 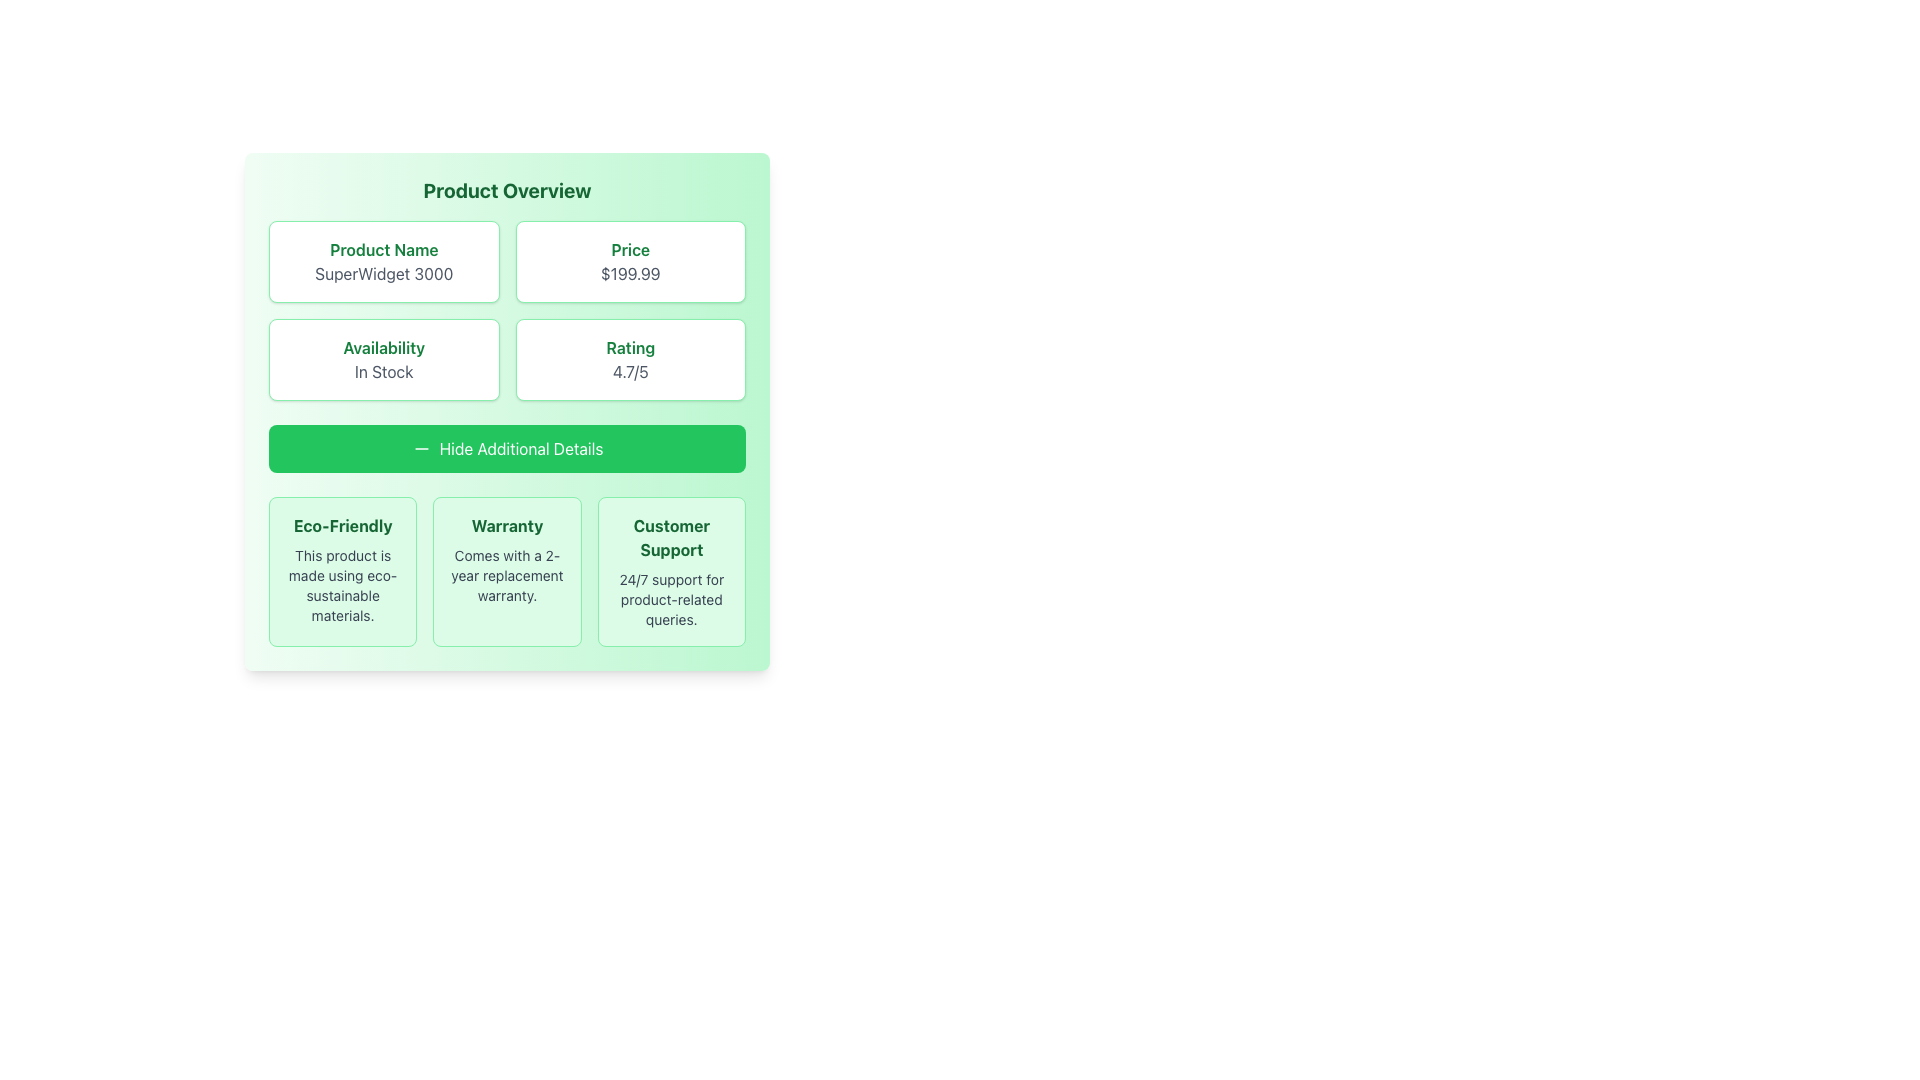 I want to click on the text block in the bottom-right corner of the 'Product Overview' section that provides information about customer support services, emphasizing 24/7 availability for product-related queries, so click(x=671, y=571).